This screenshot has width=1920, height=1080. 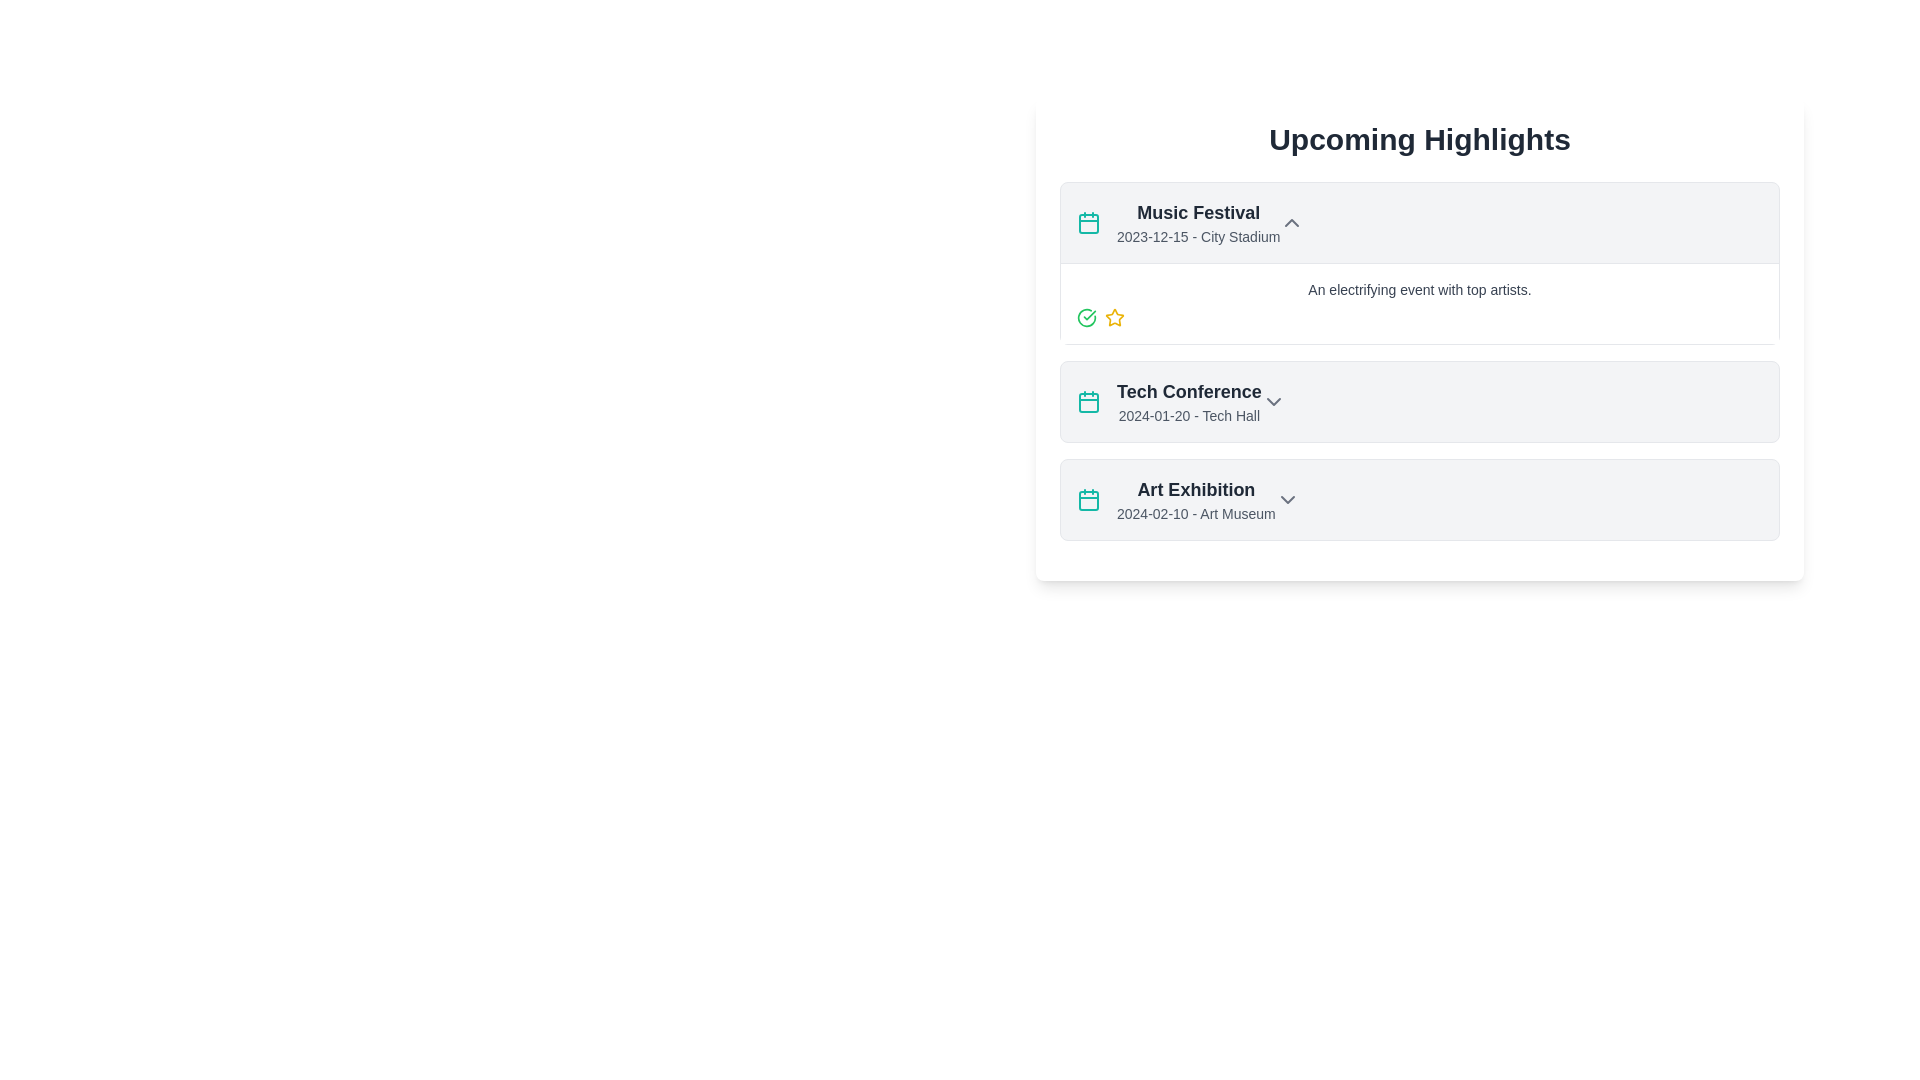 What do you see at coordinates (1196, 489) in the screenshot?
I see `text content of the 'Art Exhibition' label located at the top of its group in the events list` at bounding box center [1196, 489].